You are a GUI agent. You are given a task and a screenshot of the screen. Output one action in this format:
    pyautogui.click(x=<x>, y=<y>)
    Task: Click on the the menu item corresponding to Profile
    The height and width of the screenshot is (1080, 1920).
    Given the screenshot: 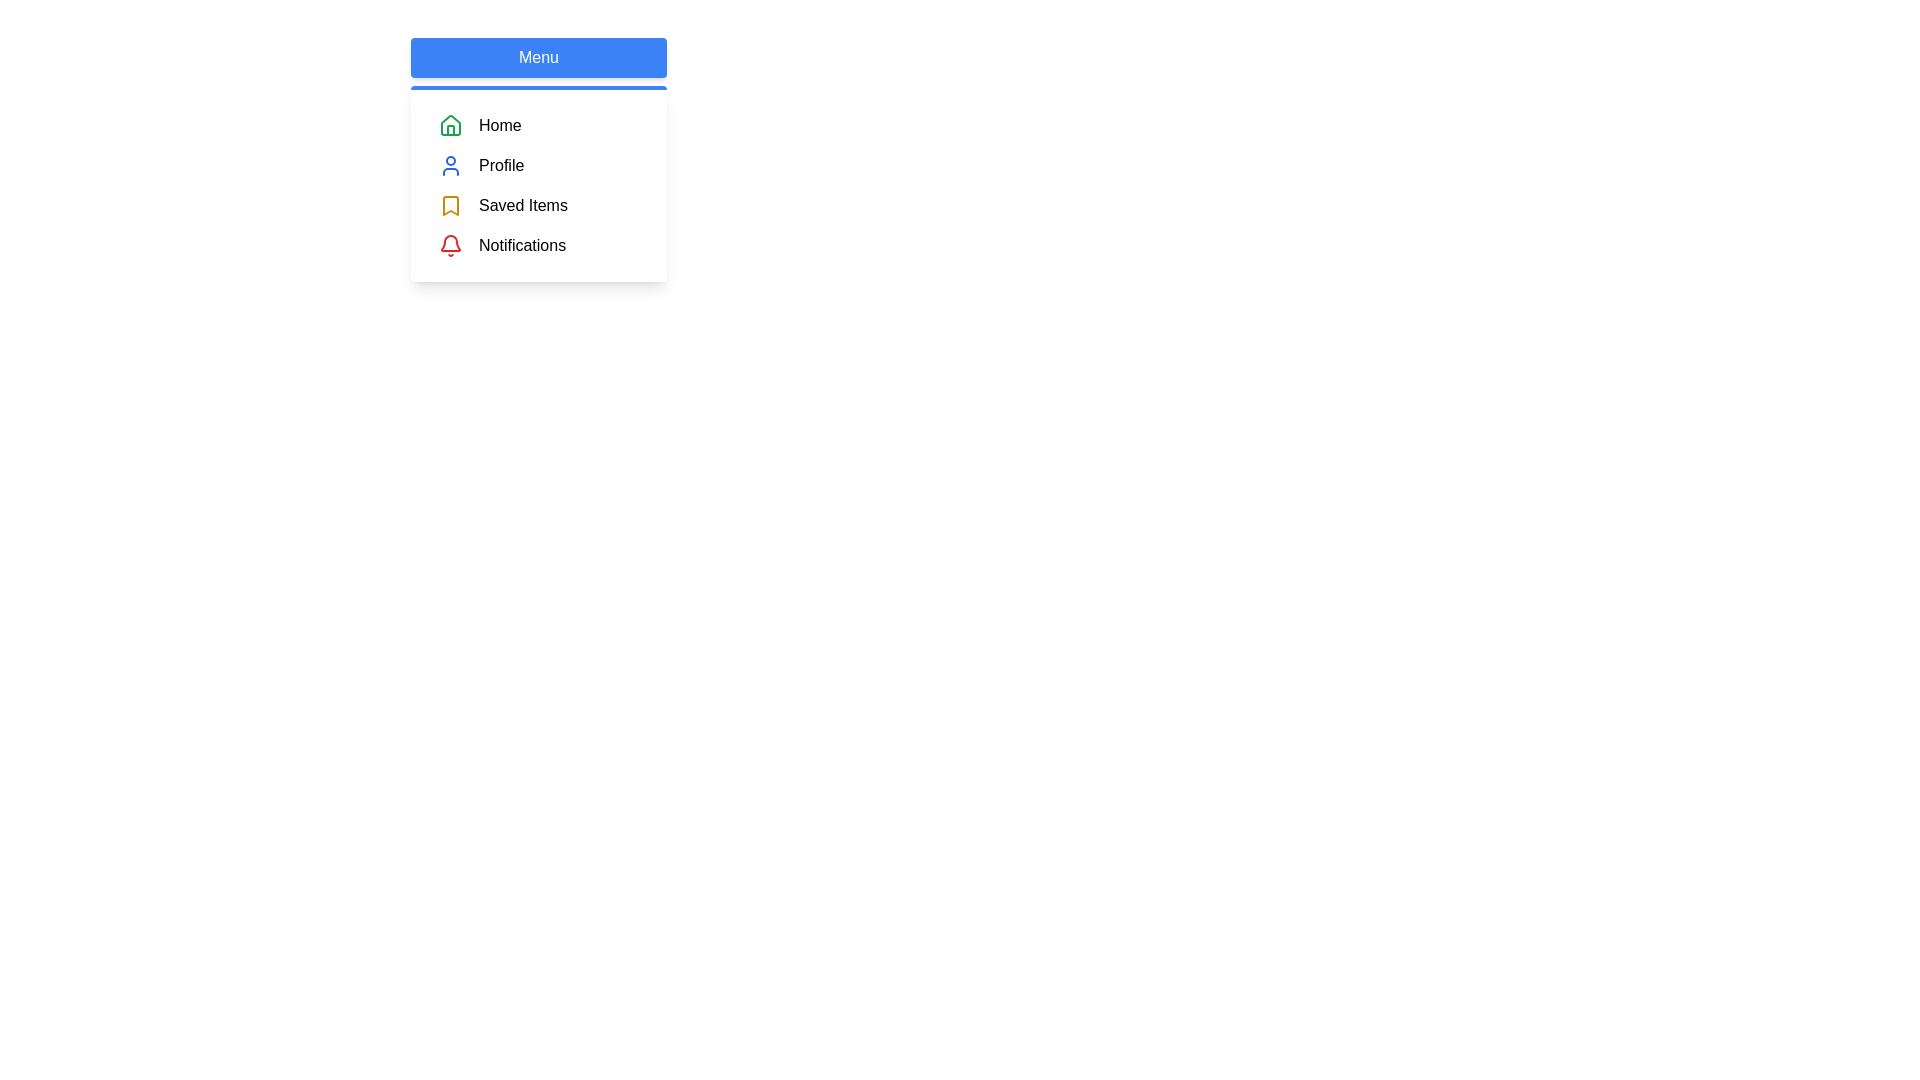 What is the action you would take?
    pyautogui.click(x=437, y=164)
    